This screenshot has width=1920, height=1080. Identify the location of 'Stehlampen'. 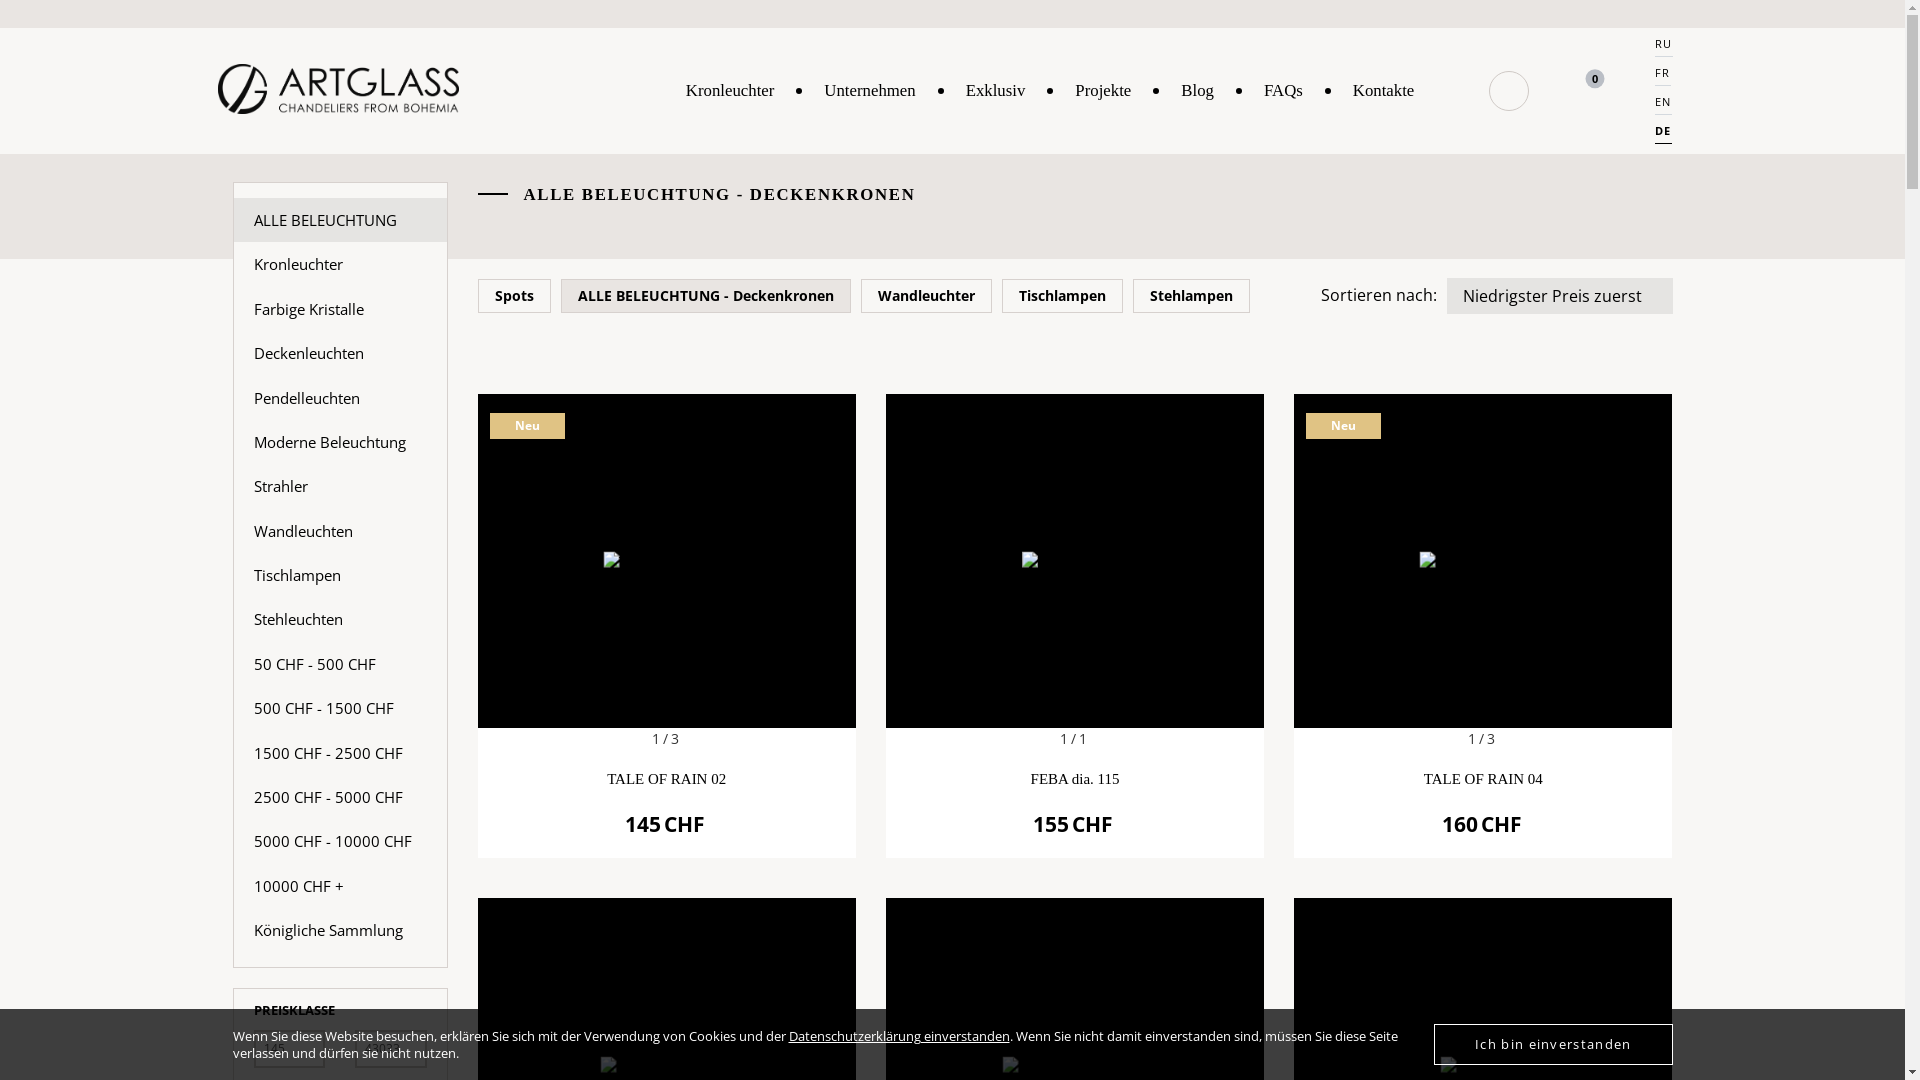
(1190, 294).